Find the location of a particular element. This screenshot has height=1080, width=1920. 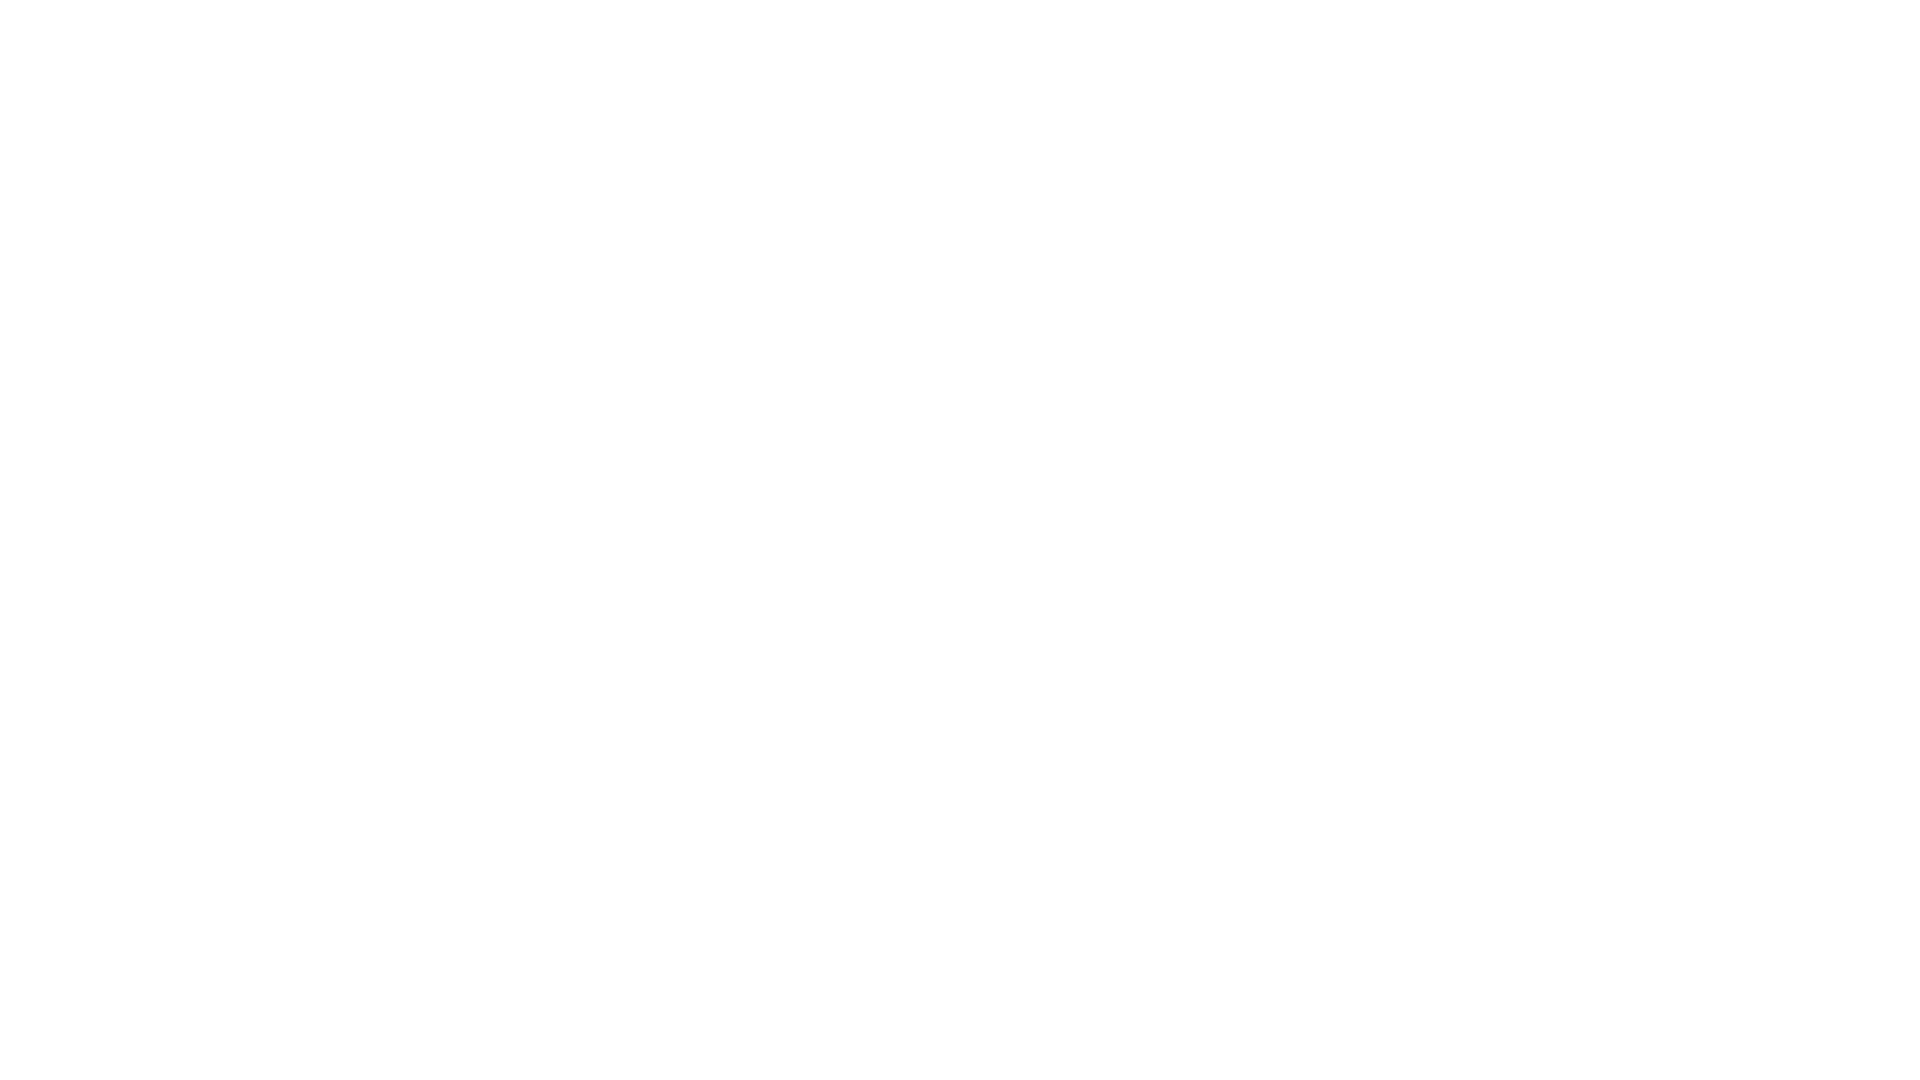

19 posts is located at coordinates (848, 168).